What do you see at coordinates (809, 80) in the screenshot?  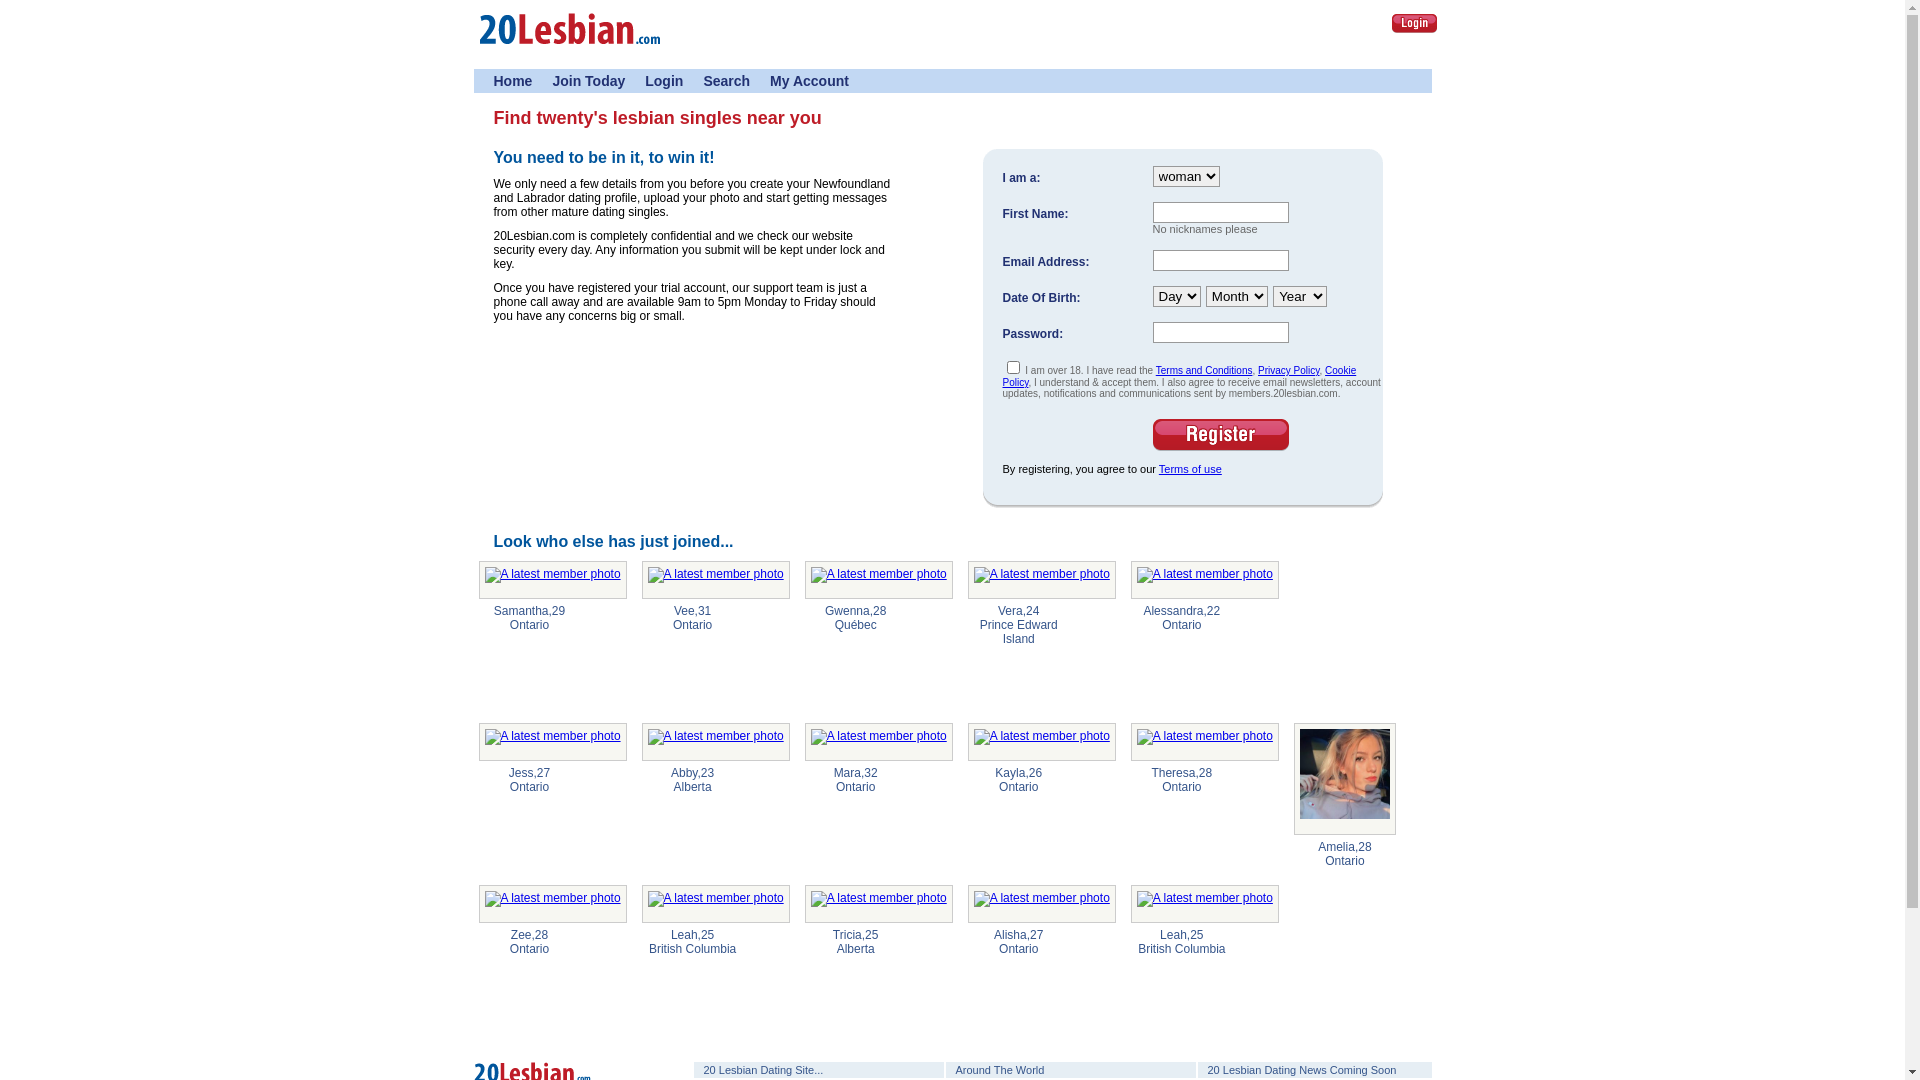 I see `'My Account'` at bounding box center [809, 80].